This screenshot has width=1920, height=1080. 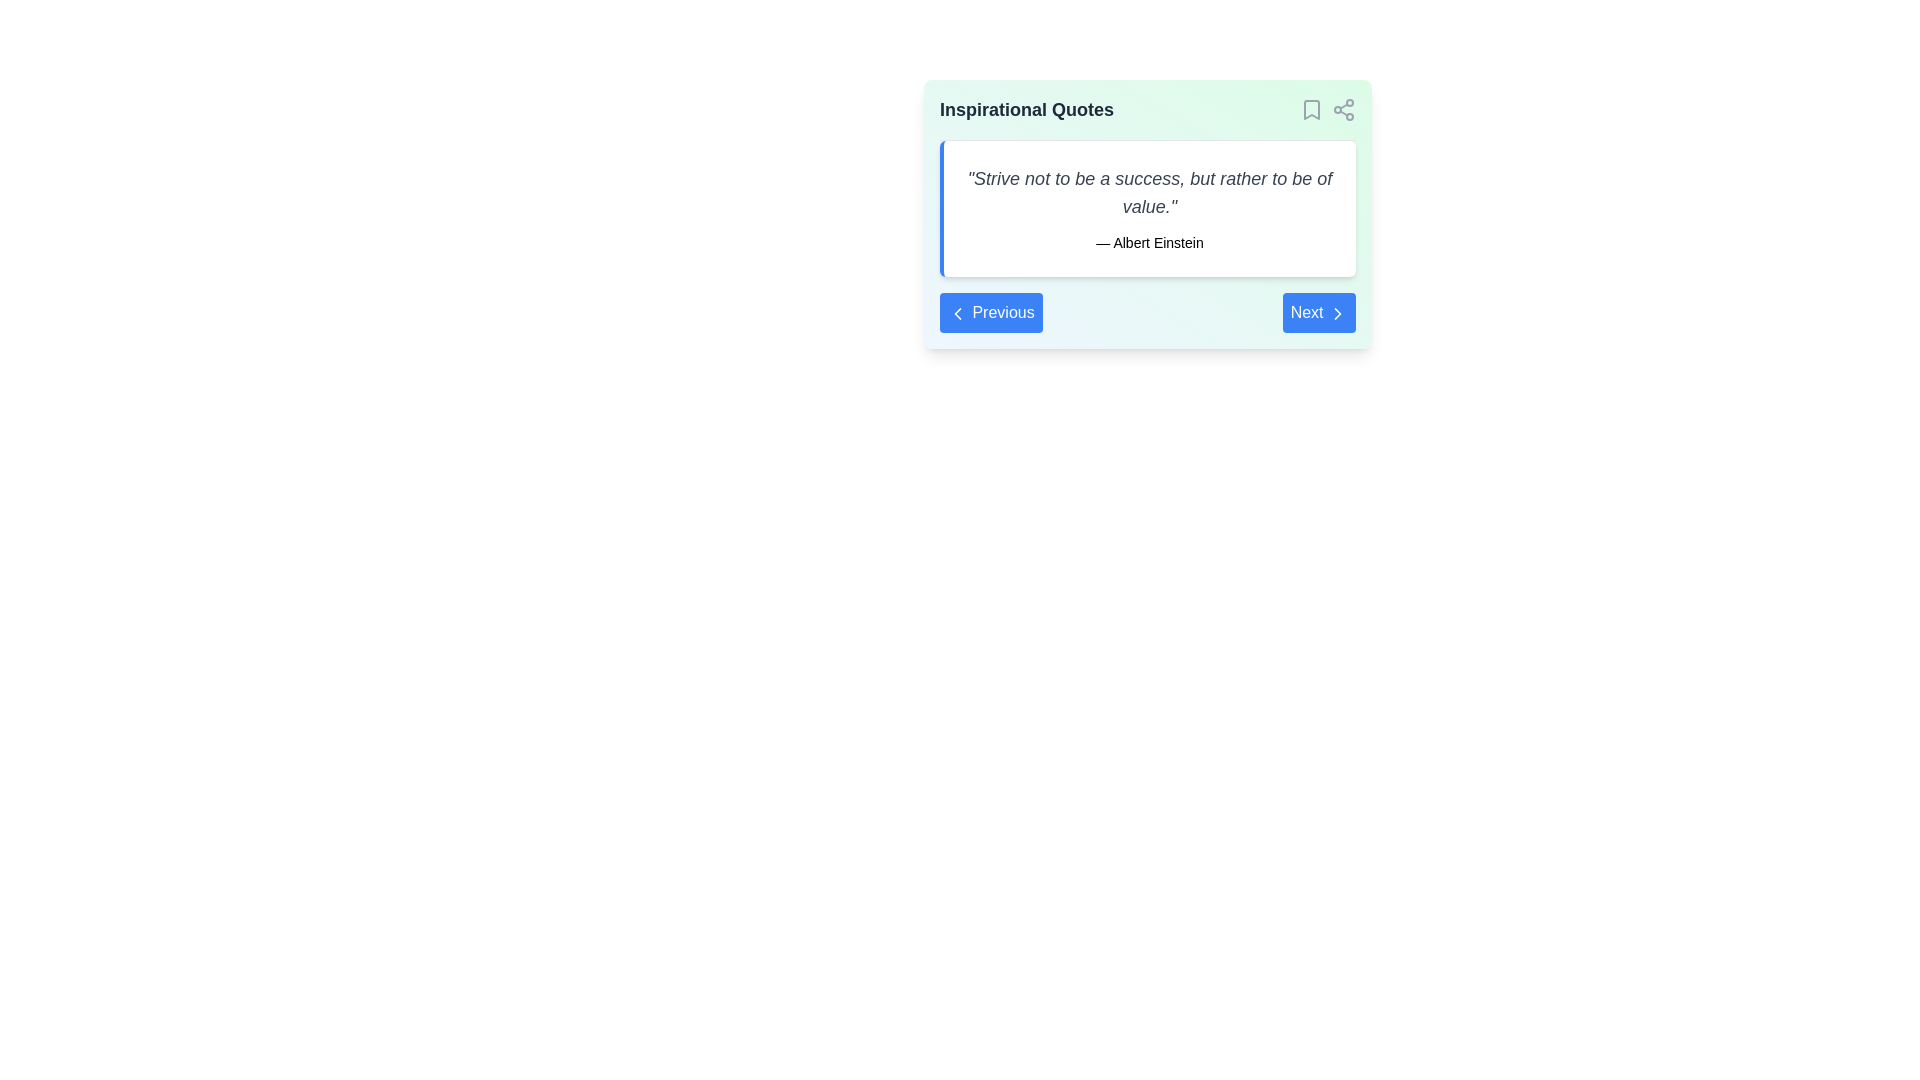 What do you see at coordinates (1027, 110) in the screenshot?
I see `the static text element that serves as a title for inspirational quotes, located at the top-left corner of a bordered card-like structure` at bounding box center [1027, 110].